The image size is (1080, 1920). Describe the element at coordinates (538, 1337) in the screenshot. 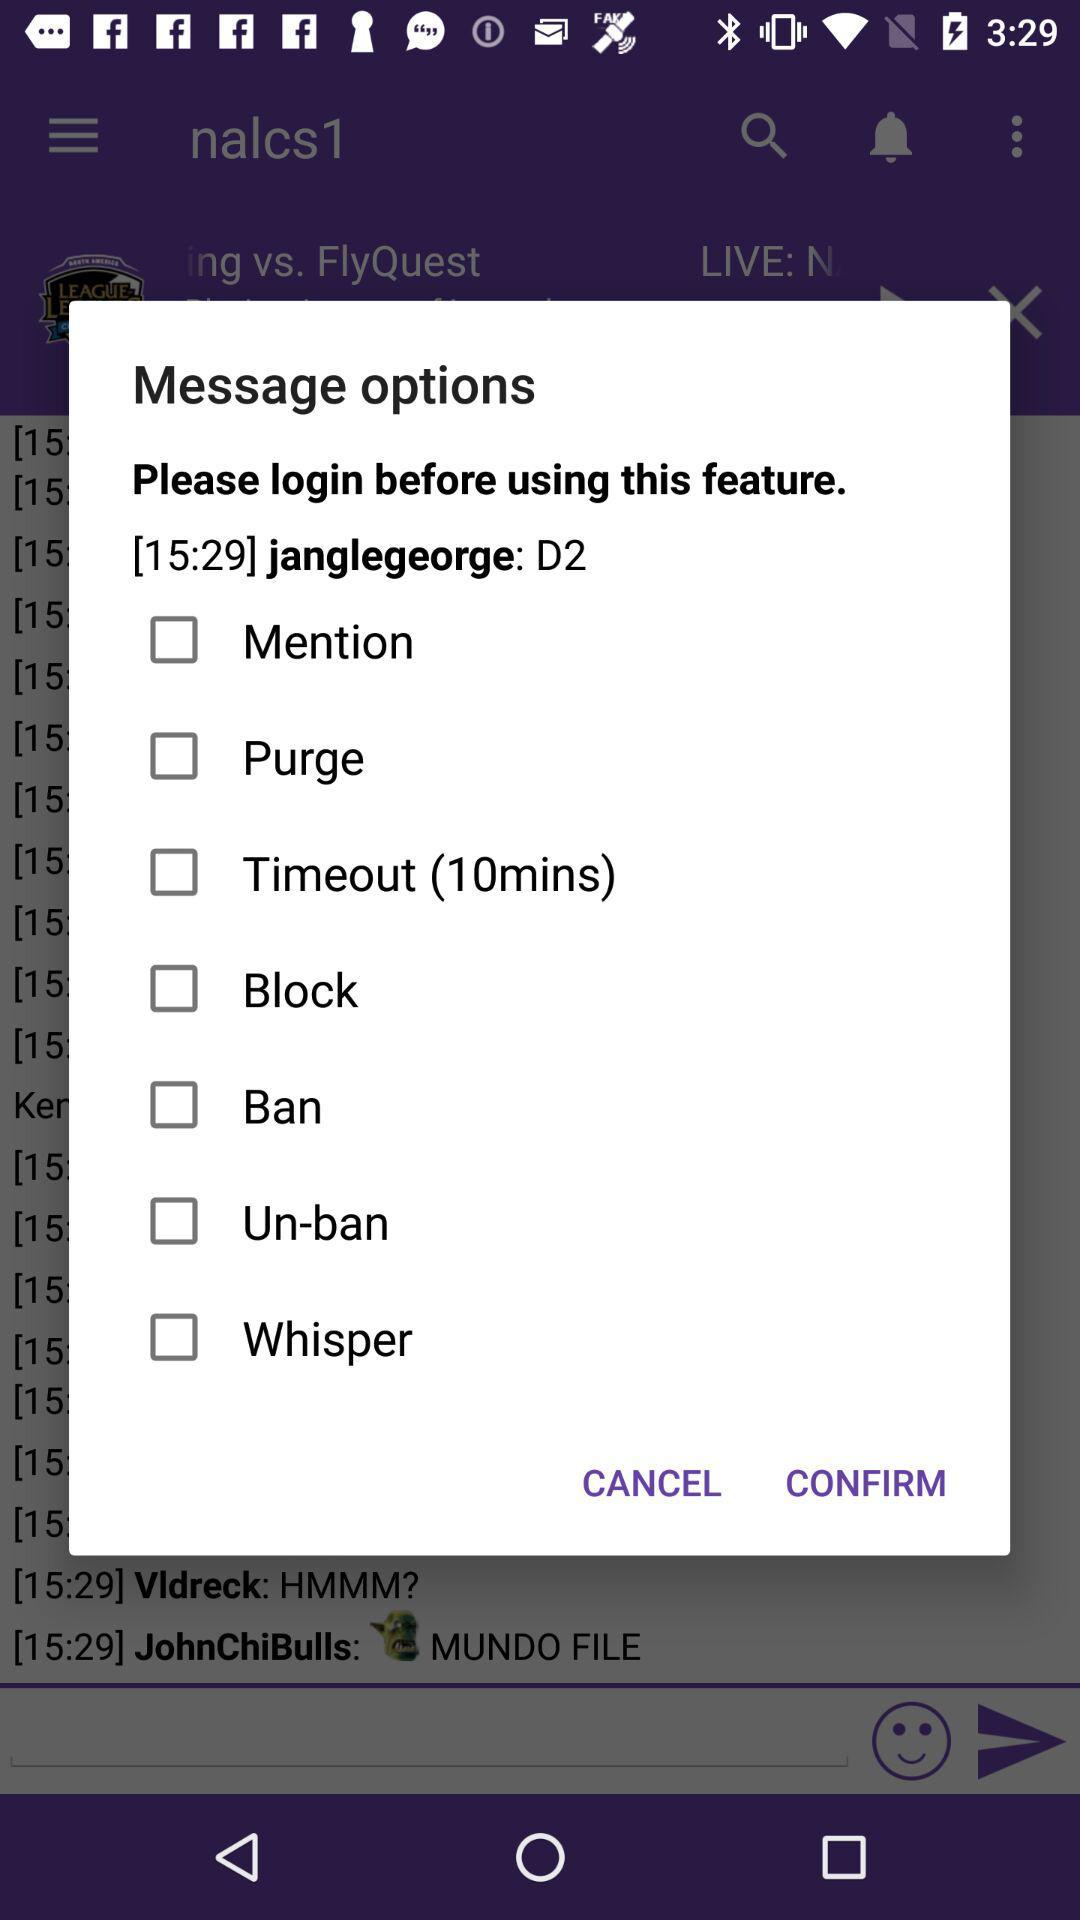

I see `the whisper checkbox` at that location.